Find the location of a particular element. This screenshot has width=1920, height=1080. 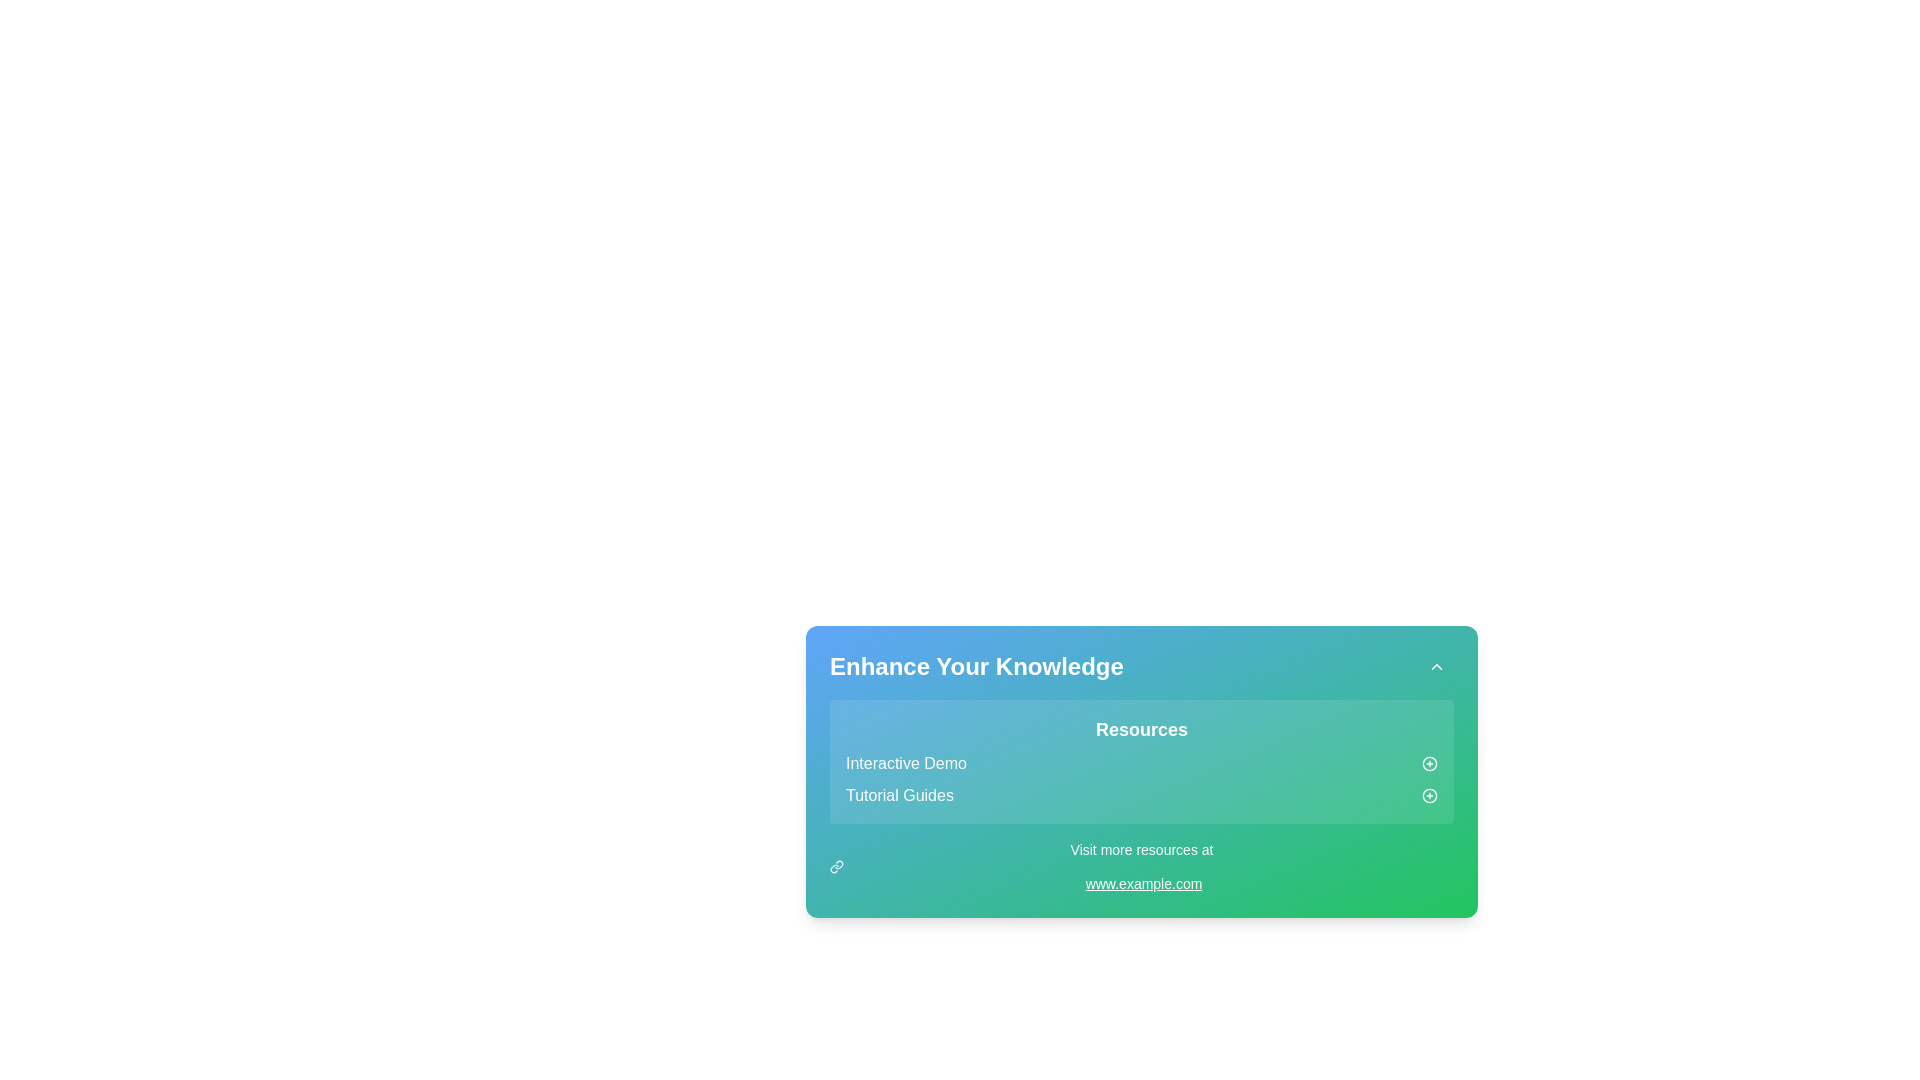

the circle plus icon located on the right side of the 'Tutorial Guides' section is located at coordinates (1429, 794).